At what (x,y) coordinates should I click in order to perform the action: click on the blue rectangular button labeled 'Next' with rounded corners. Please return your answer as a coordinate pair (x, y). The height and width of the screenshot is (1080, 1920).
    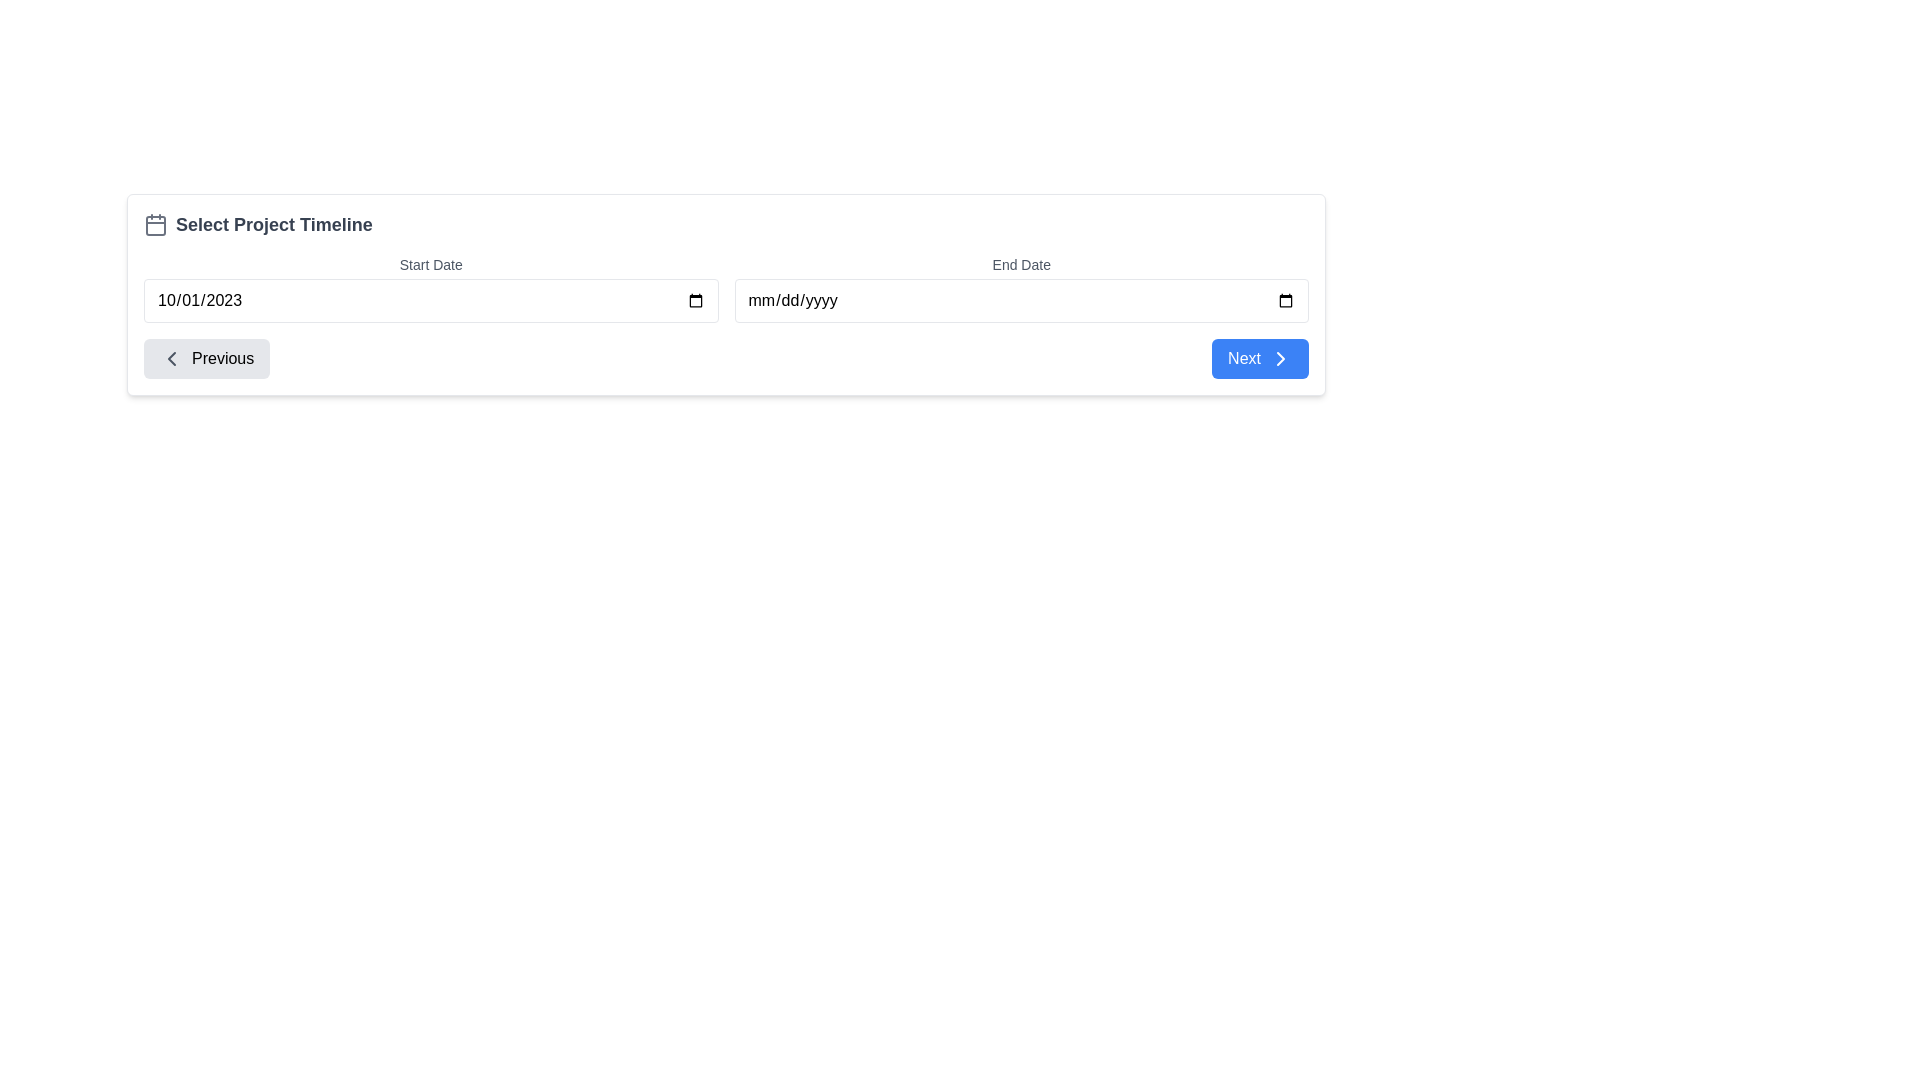
    Looking at the image, I should click on (1259, 357).